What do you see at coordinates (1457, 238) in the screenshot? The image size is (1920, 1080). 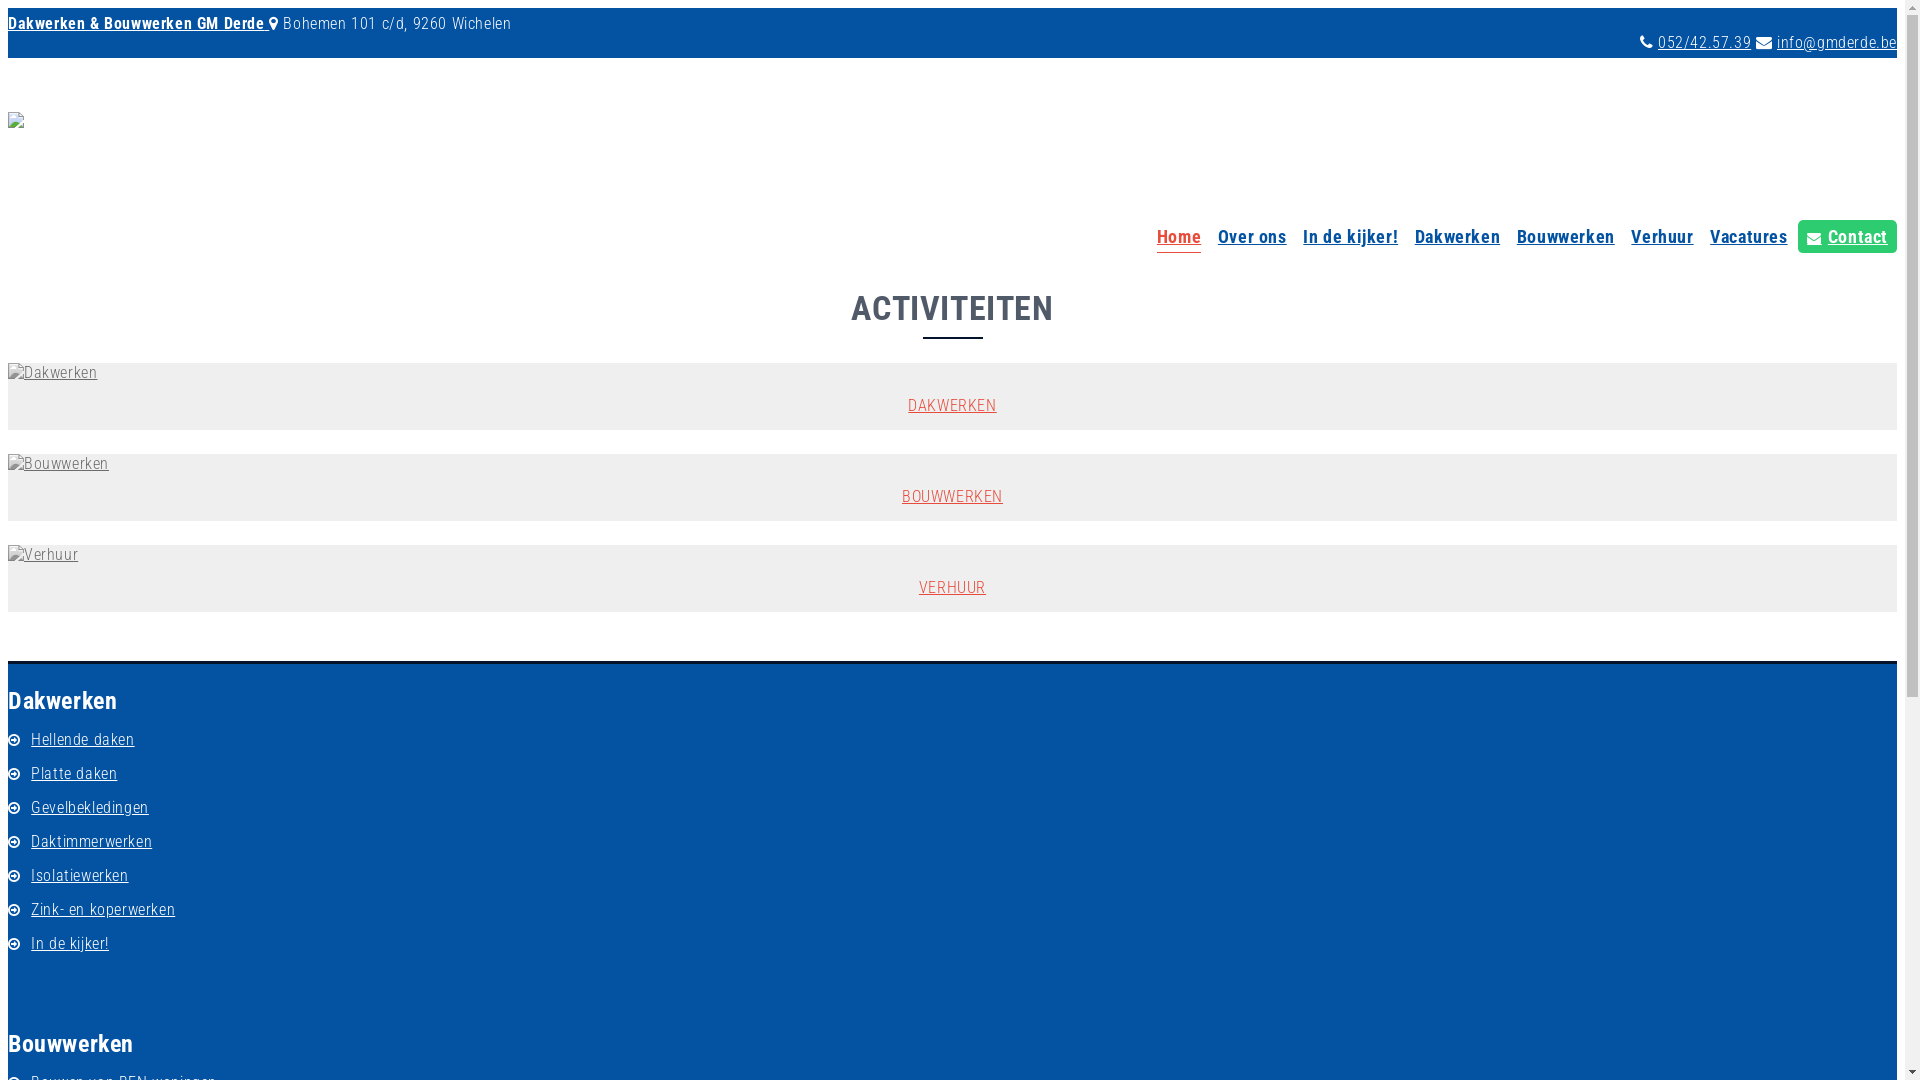 I see `'Dakwerken'` at bounding box center [1457, 238].